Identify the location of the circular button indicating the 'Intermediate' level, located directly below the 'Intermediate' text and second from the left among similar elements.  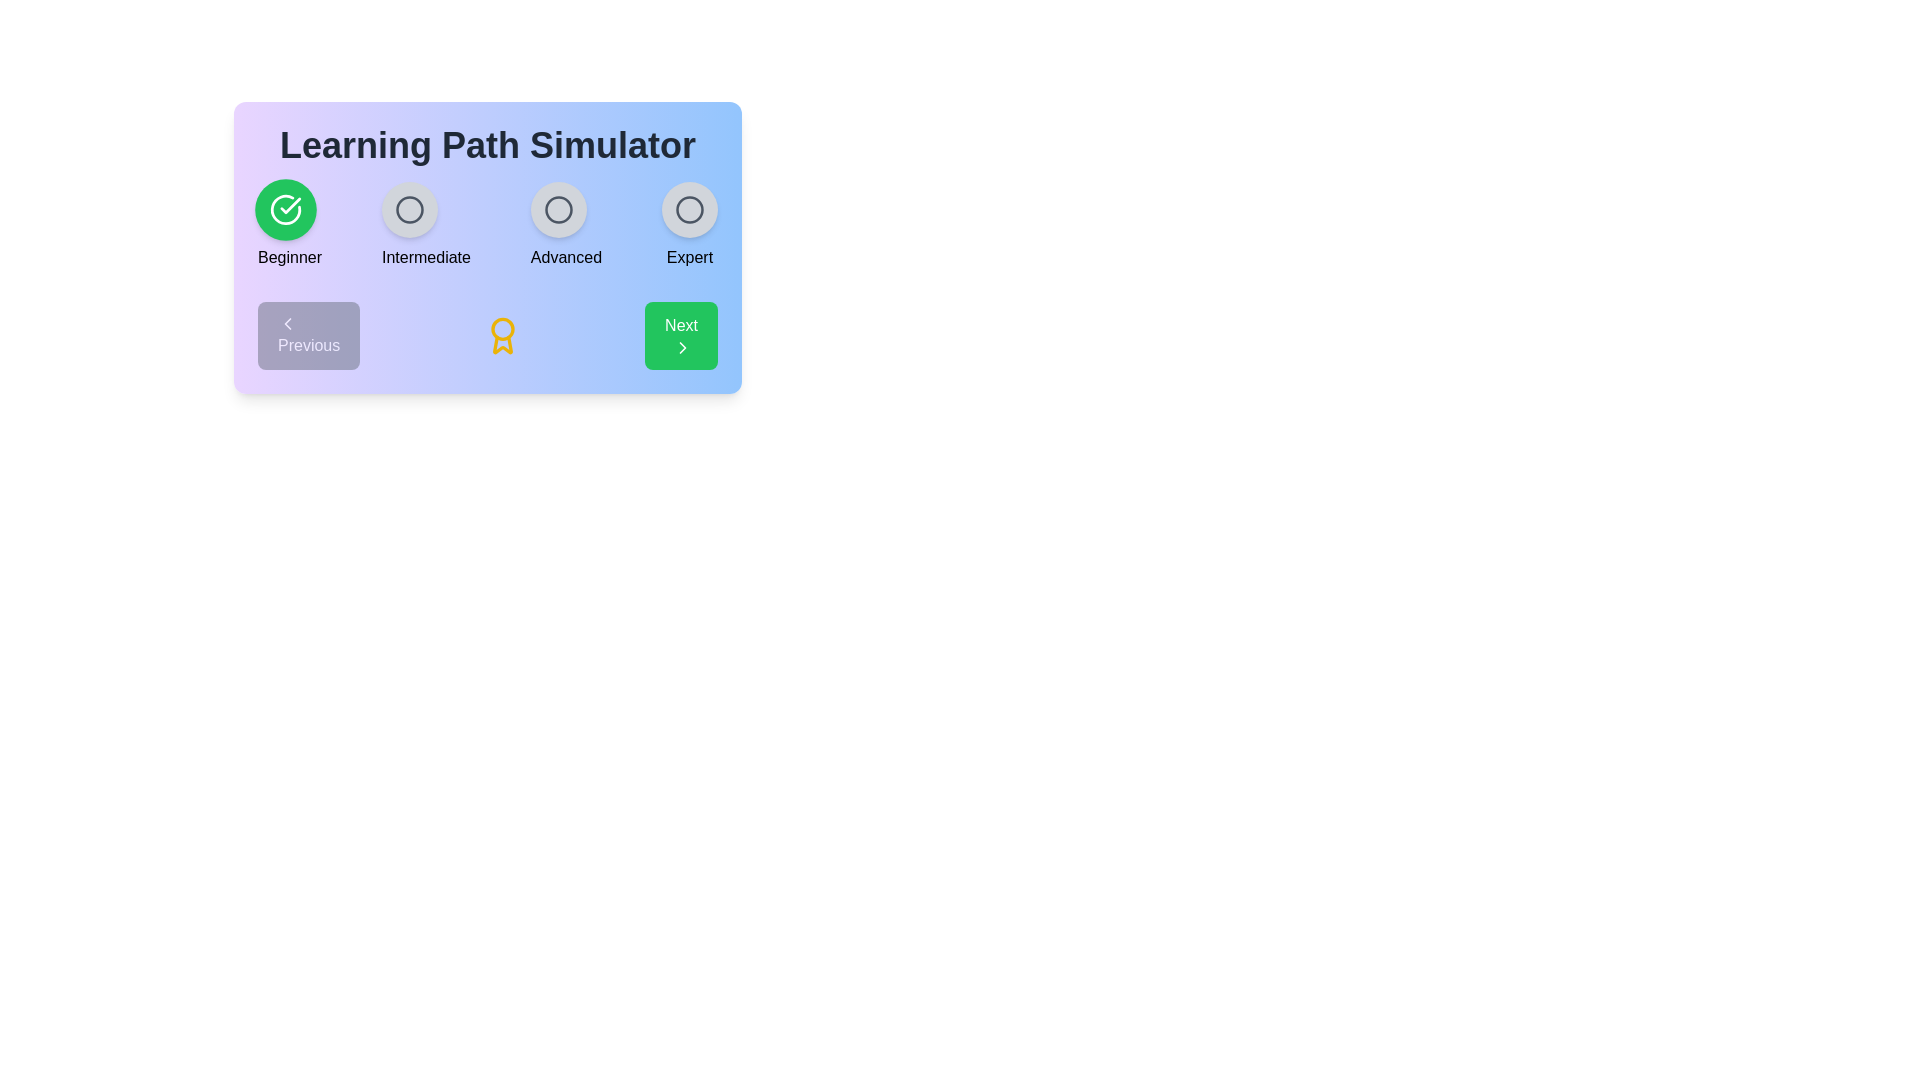
(408, 209).